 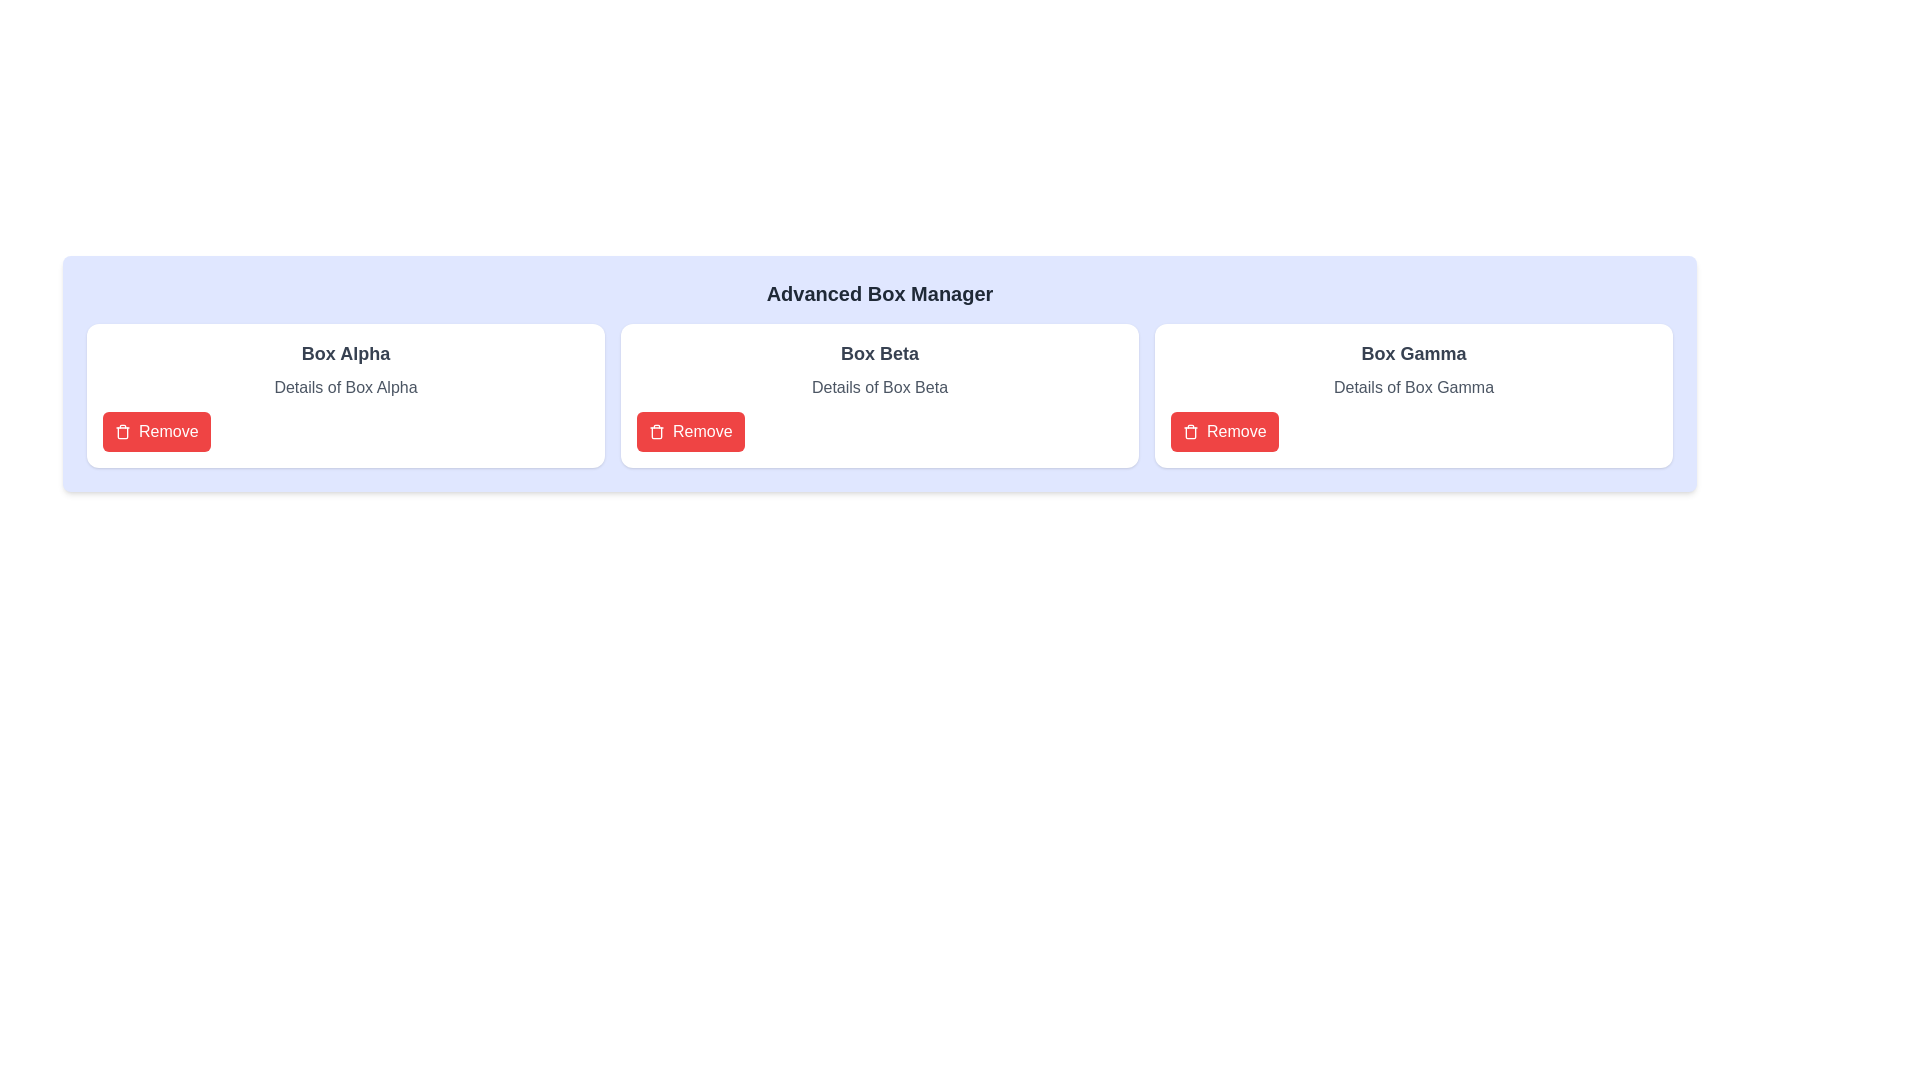 I want to click on the red 'Remove' button with a trash can icon, so click(x=690, y=431).